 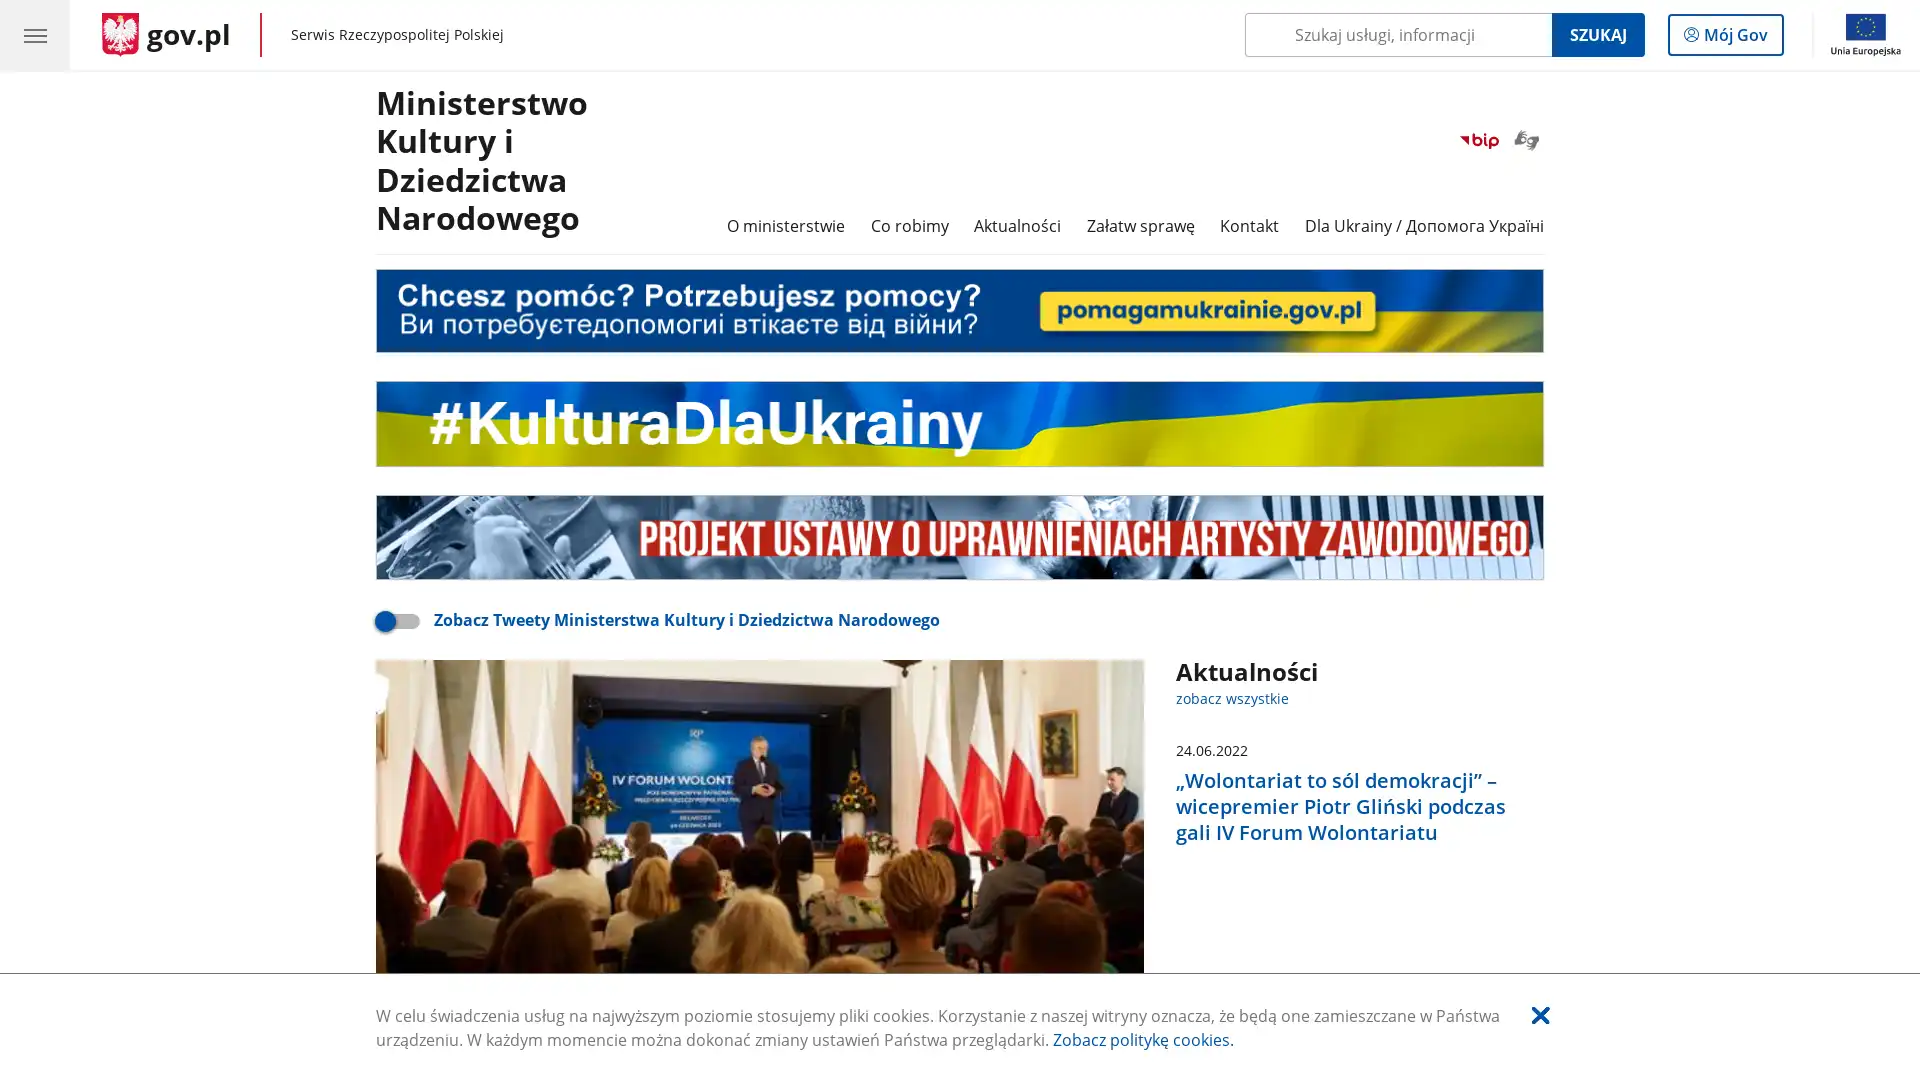 What do you see at coordinates (1596, 34) in the screenshot?
I see `SZUKAJ` at bounding box center [1596, 34].